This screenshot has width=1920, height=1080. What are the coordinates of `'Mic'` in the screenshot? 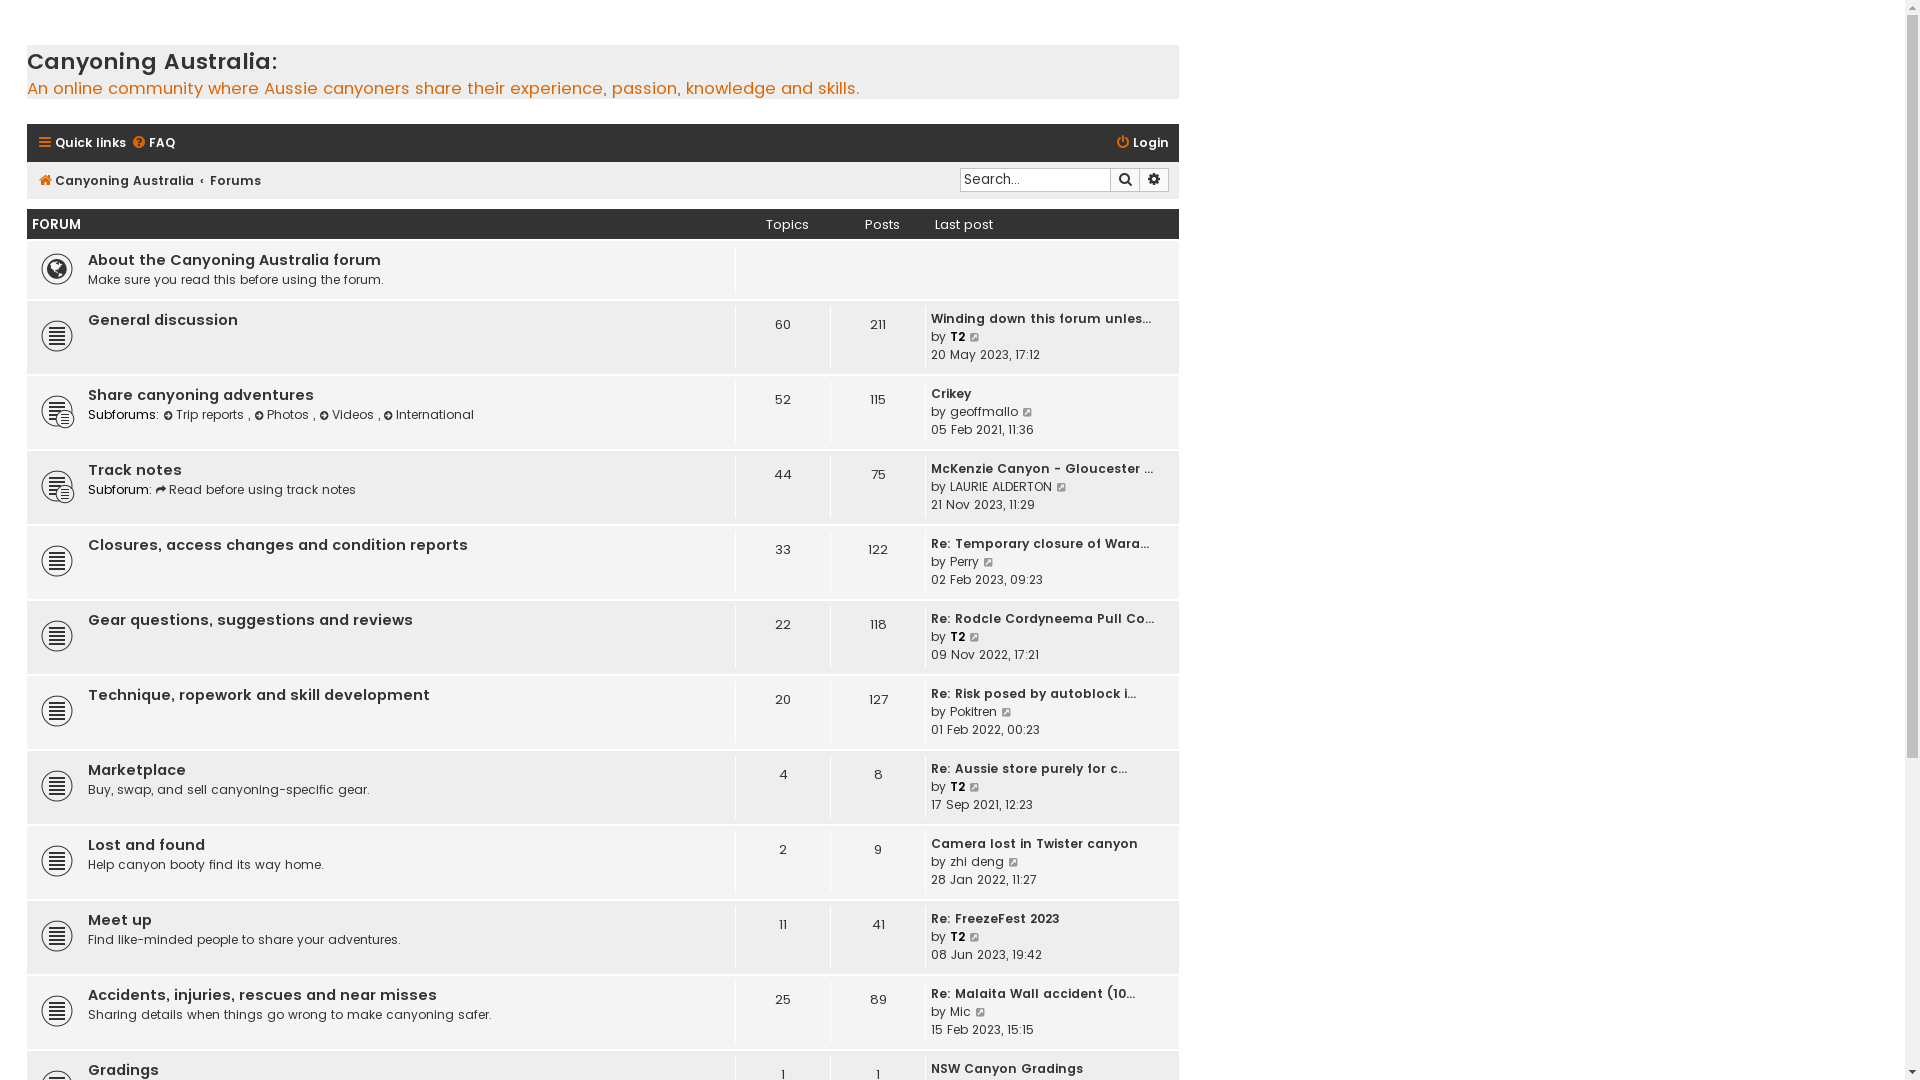 It's located at (960, 1011).